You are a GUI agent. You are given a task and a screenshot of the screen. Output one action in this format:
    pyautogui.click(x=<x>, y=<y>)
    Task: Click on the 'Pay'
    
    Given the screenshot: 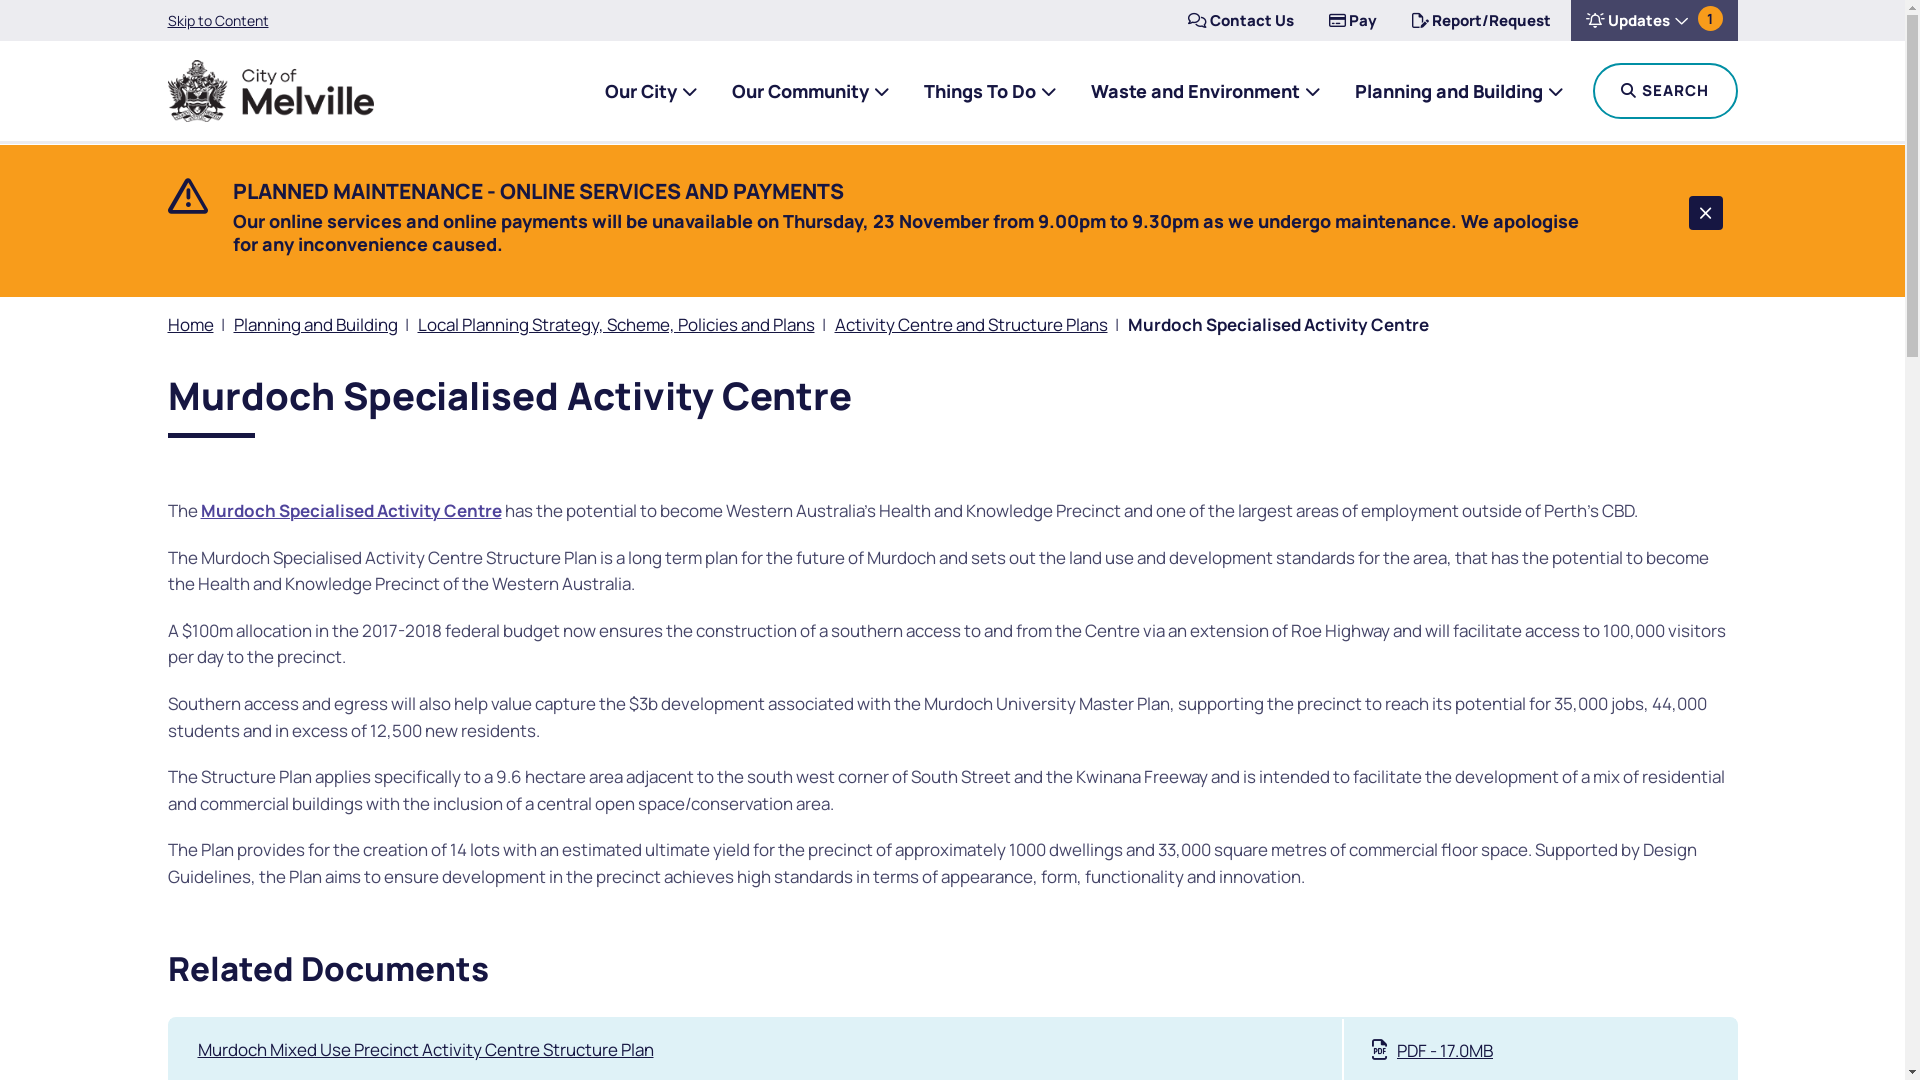 What is the action you would take?
    pyautogui.click(x=1353, y=20)
    